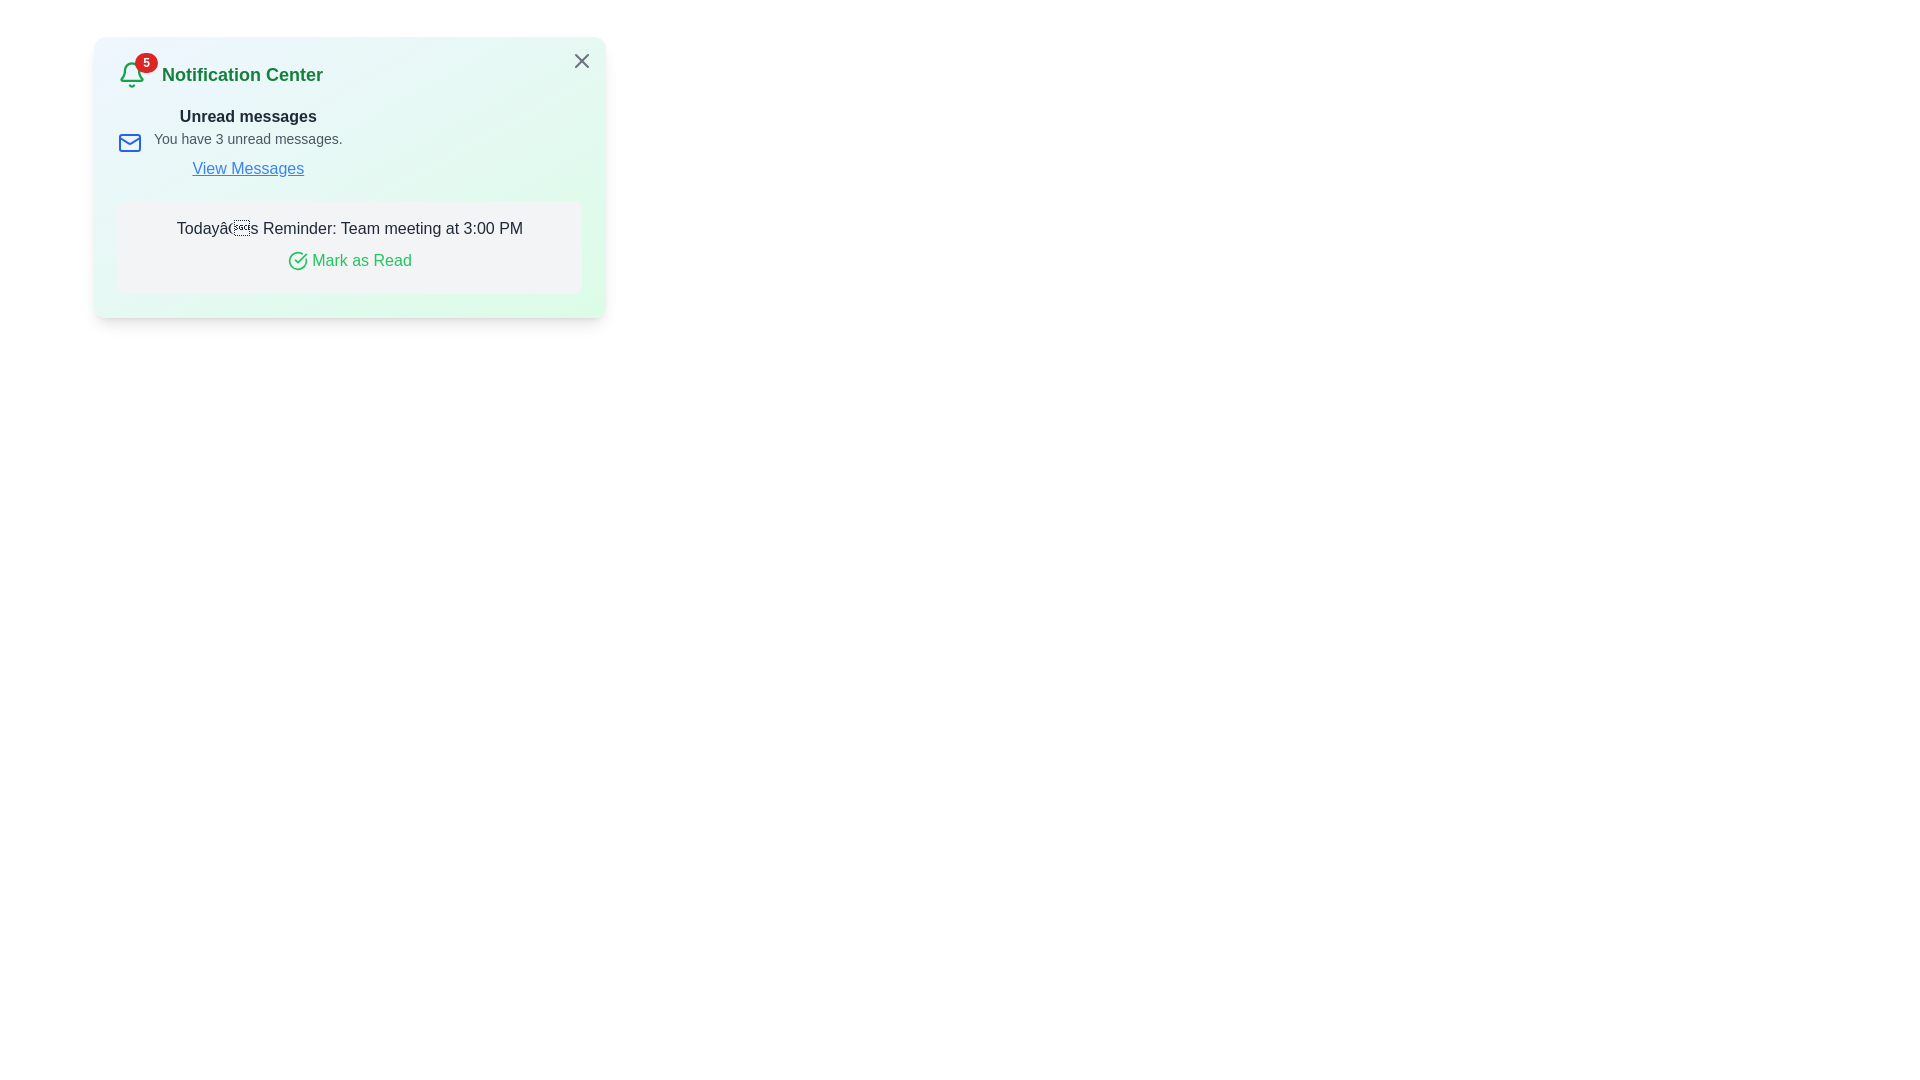  Describe the element at coordinates (128, 141) in the screenshot. I see `the envelope icon representing the messaging feature, which has a blue-stroke outline and is located to the left of the 'Unread messages' text in the notification card` at that location.